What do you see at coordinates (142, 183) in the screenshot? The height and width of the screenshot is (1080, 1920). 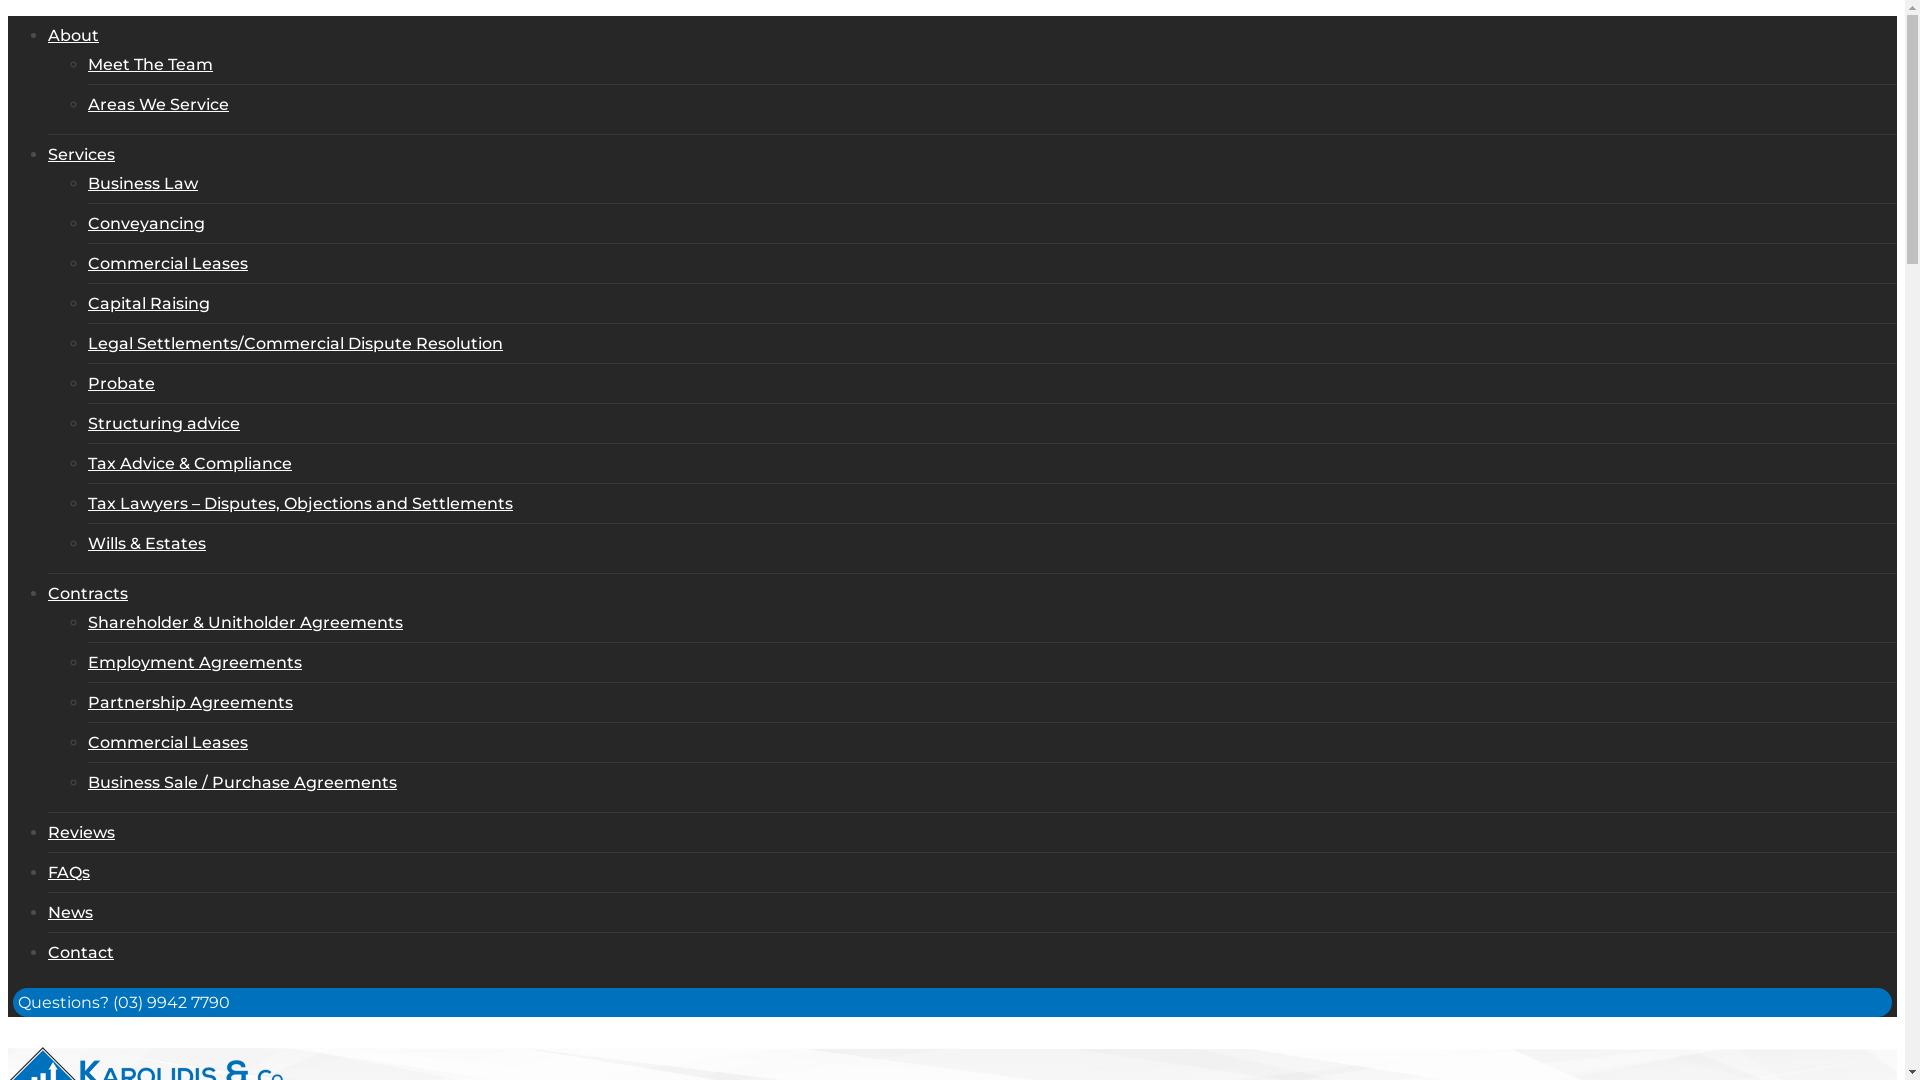 I see `'Business Law'` at bounding box center [142, 183].